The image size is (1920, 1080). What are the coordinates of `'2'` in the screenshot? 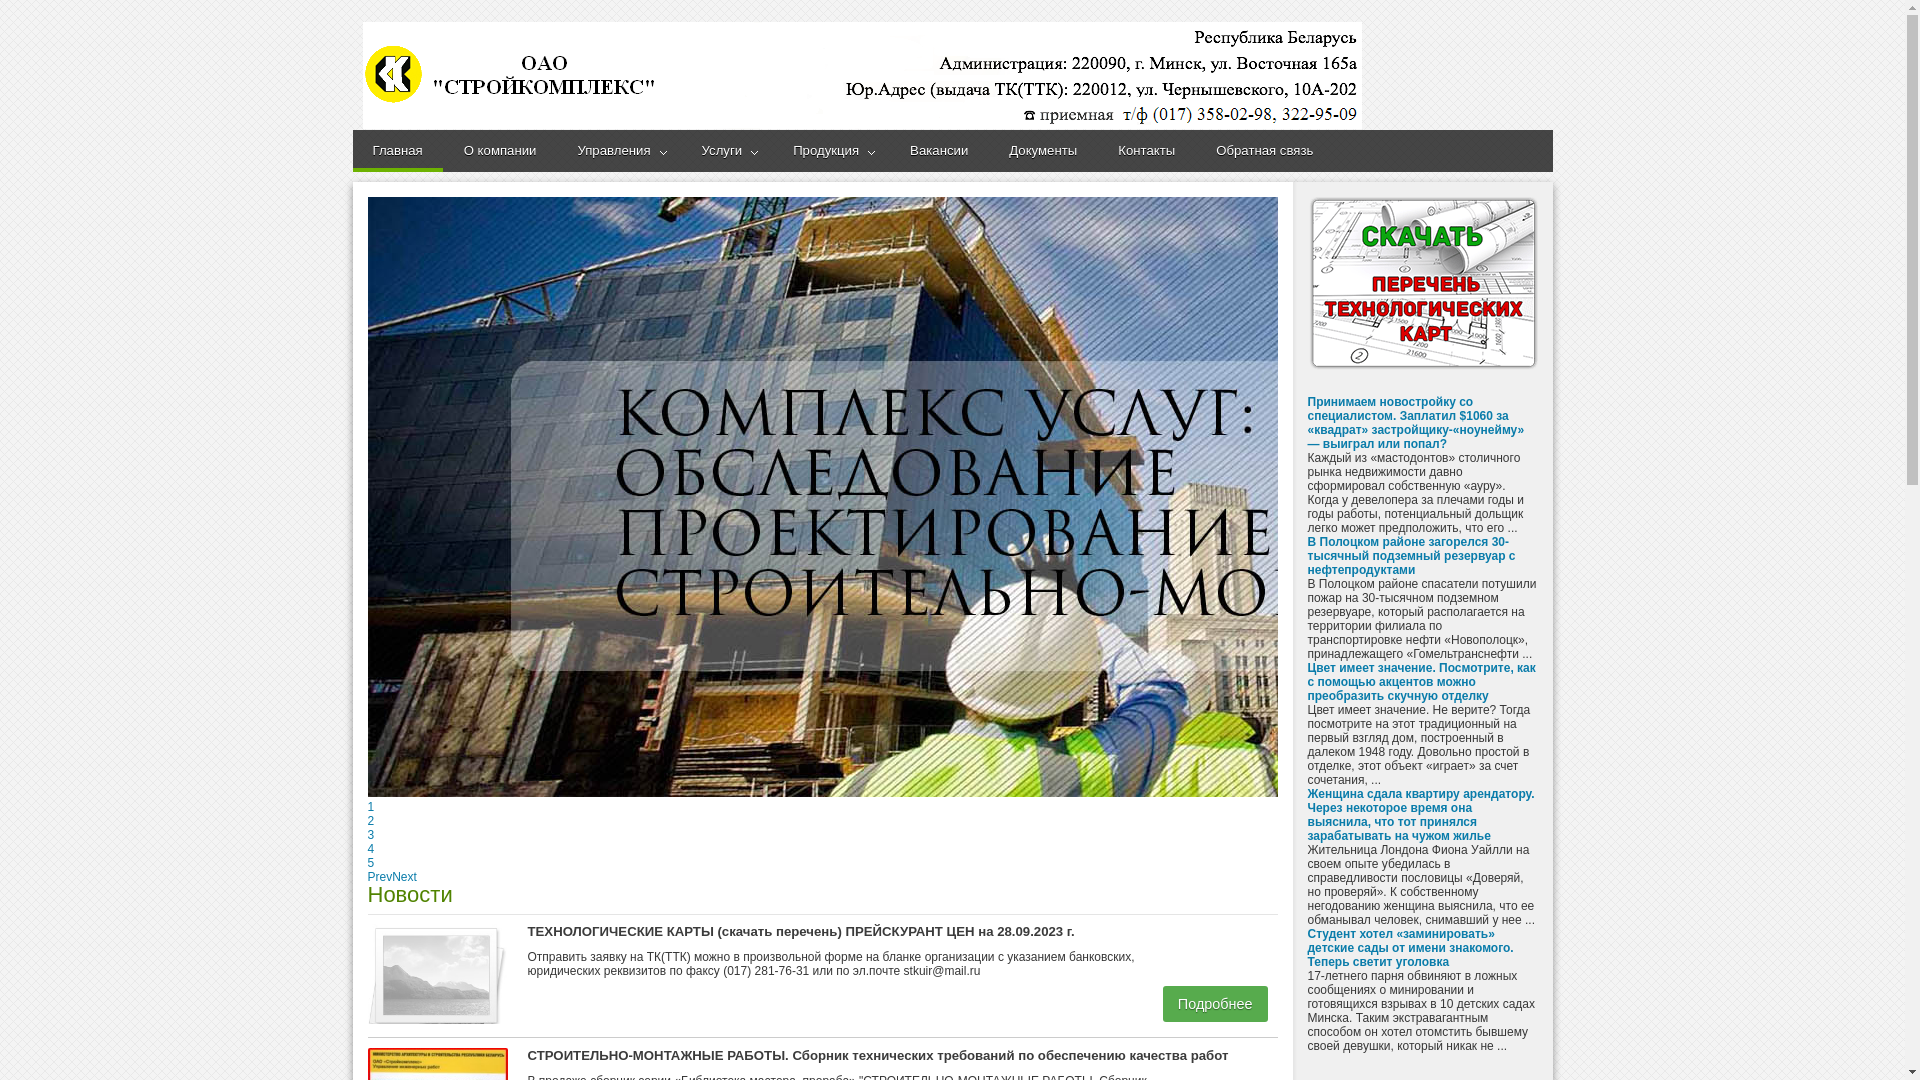 It's located at (371, 821).